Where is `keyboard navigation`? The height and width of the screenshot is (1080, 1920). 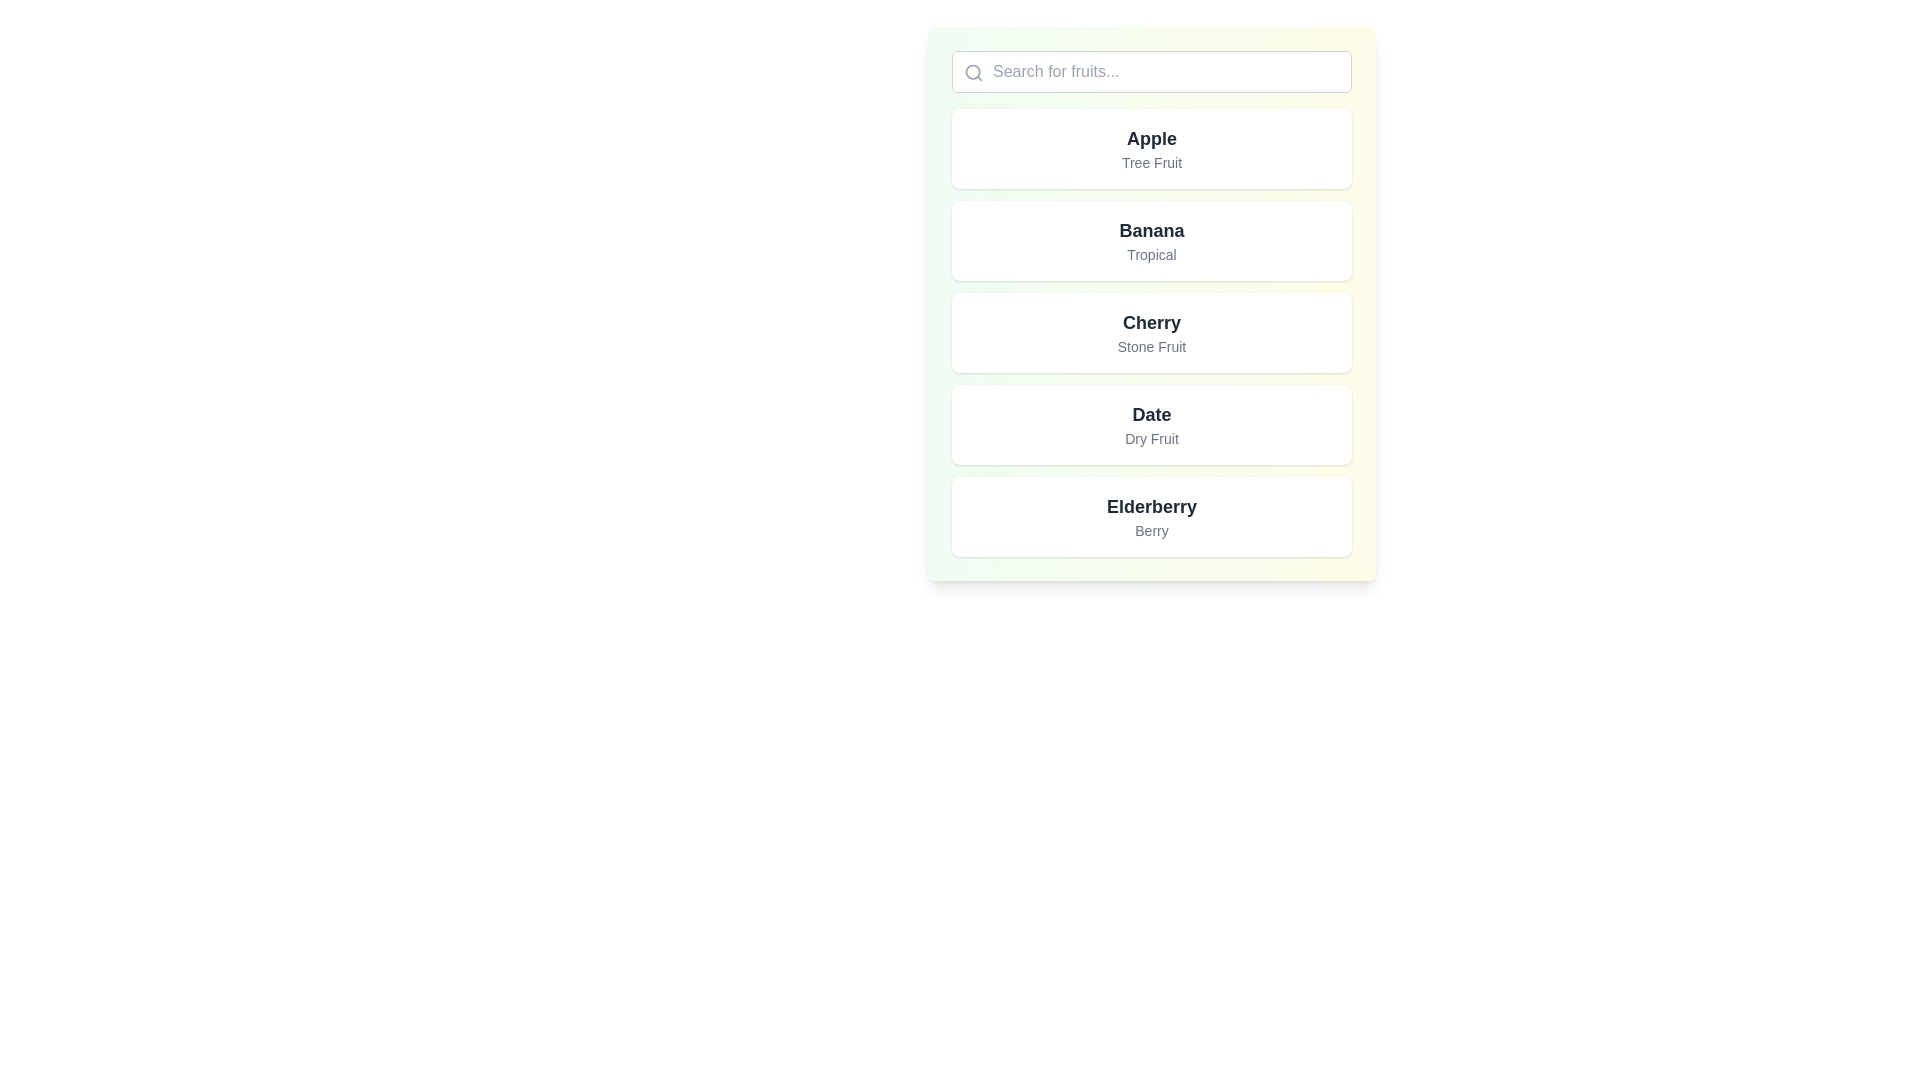
keyboard navigation is located at coordinates (1152, 148).